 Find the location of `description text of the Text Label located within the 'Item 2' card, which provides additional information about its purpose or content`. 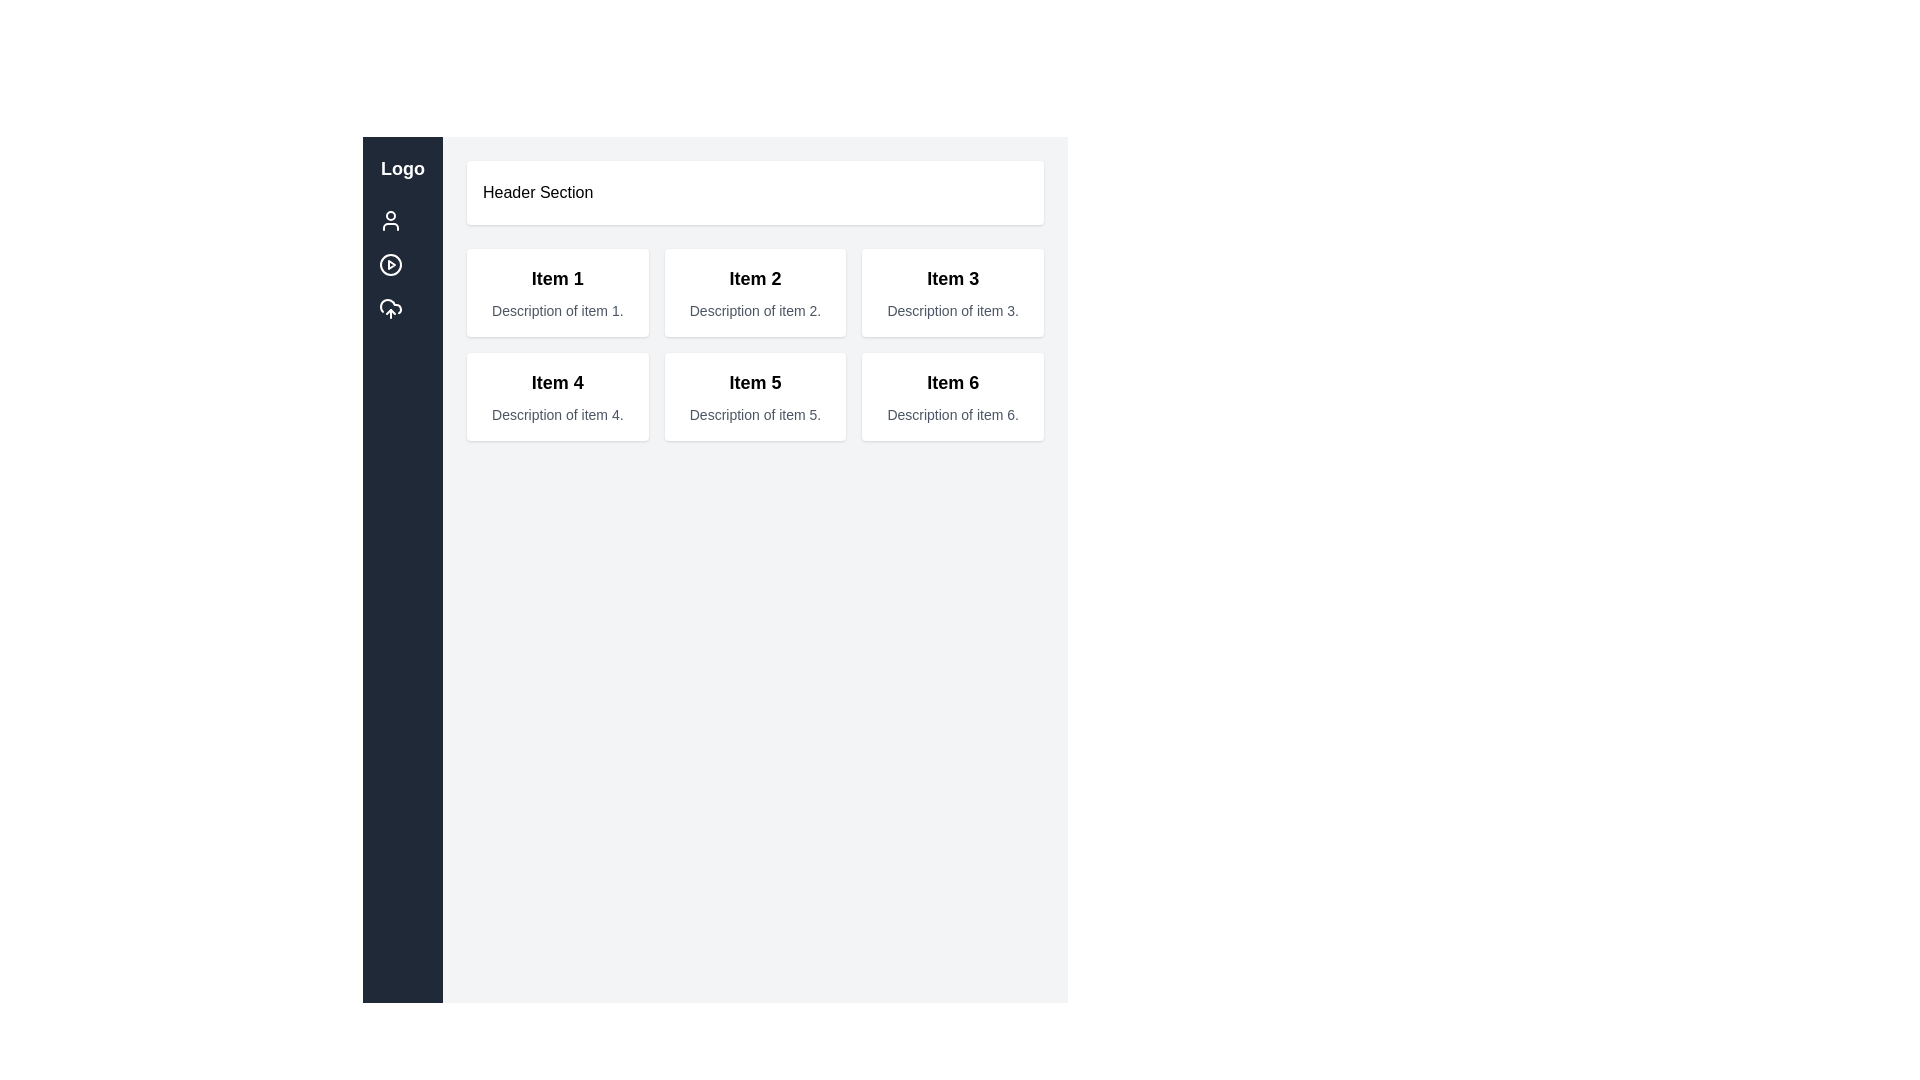

description text of the Text Label located within the 'Item 2' card, which provides additional information about its purpose or content is located at coordinates (754, 311).